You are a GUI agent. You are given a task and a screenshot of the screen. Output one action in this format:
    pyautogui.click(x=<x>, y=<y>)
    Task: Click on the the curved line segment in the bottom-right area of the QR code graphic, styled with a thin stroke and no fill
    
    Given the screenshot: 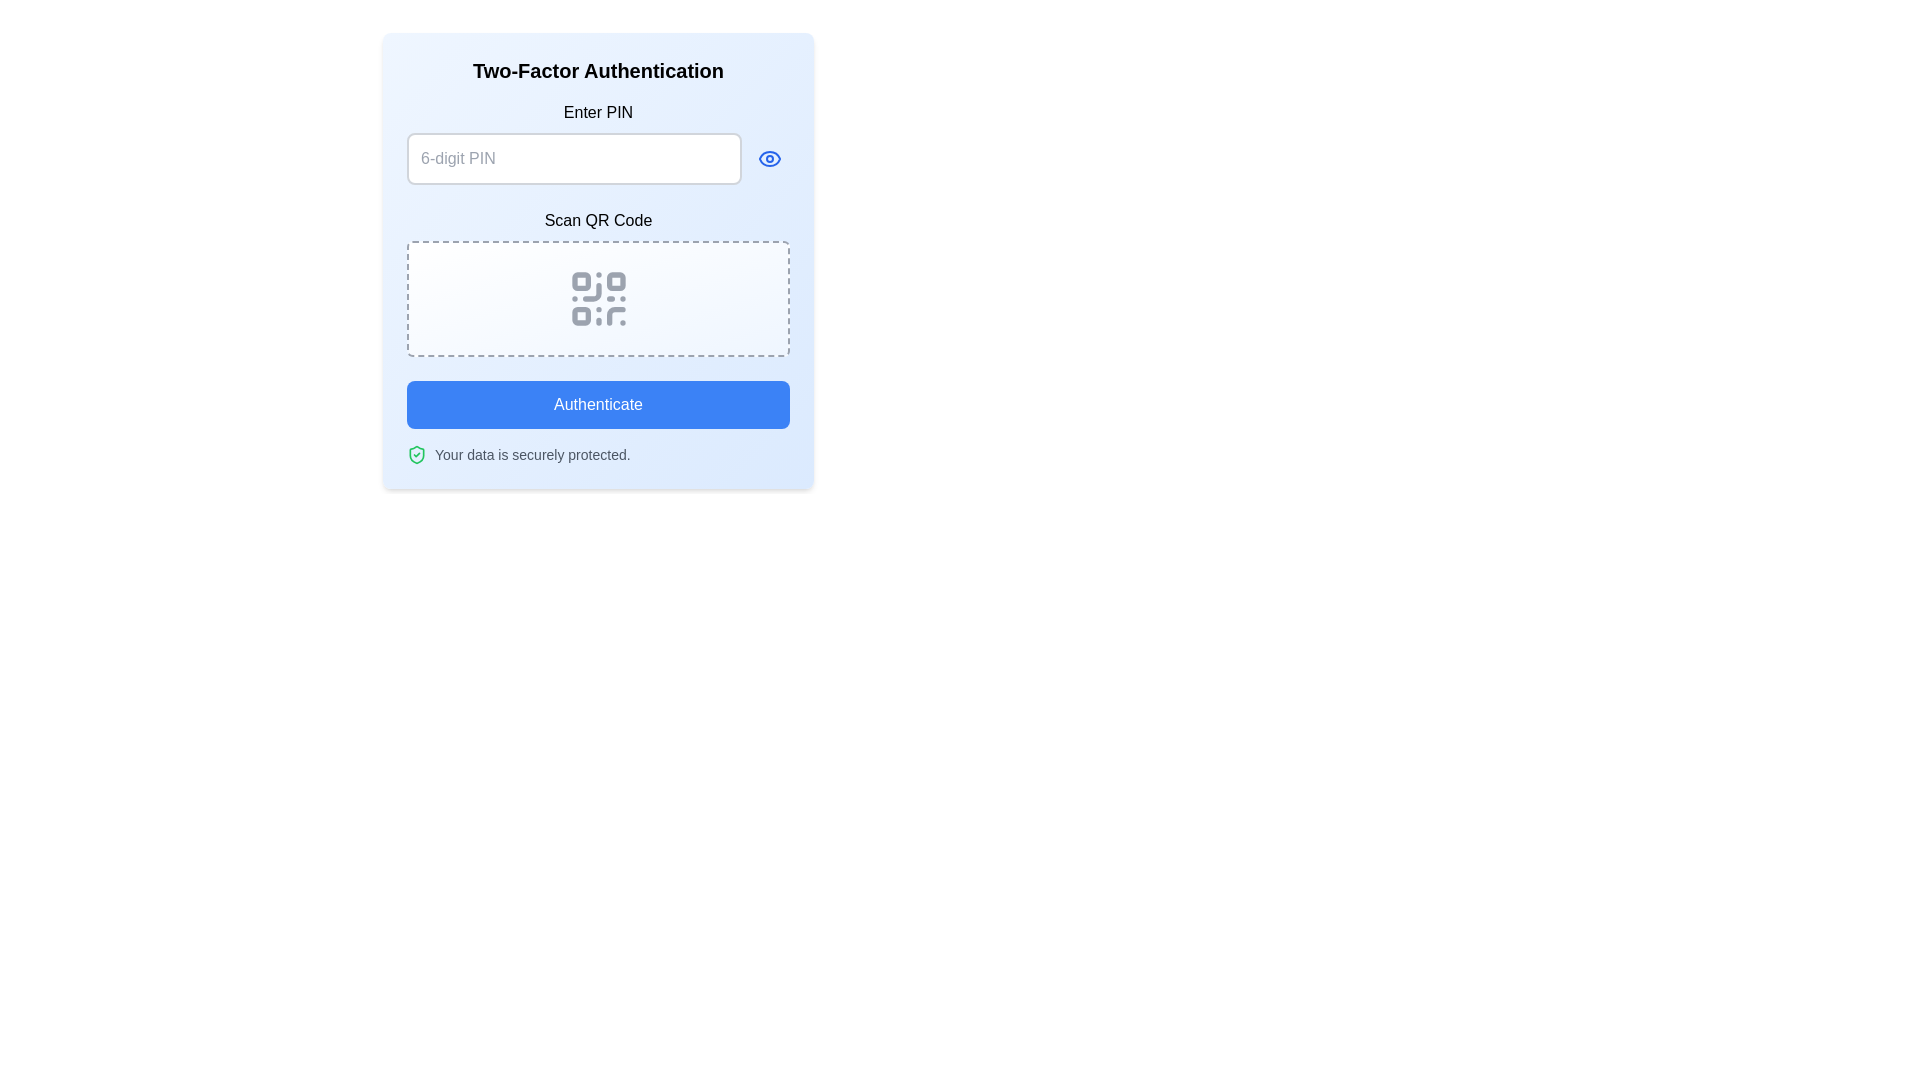 What is the action you would take?
    pyautogui.click(x=614, y=315)
    